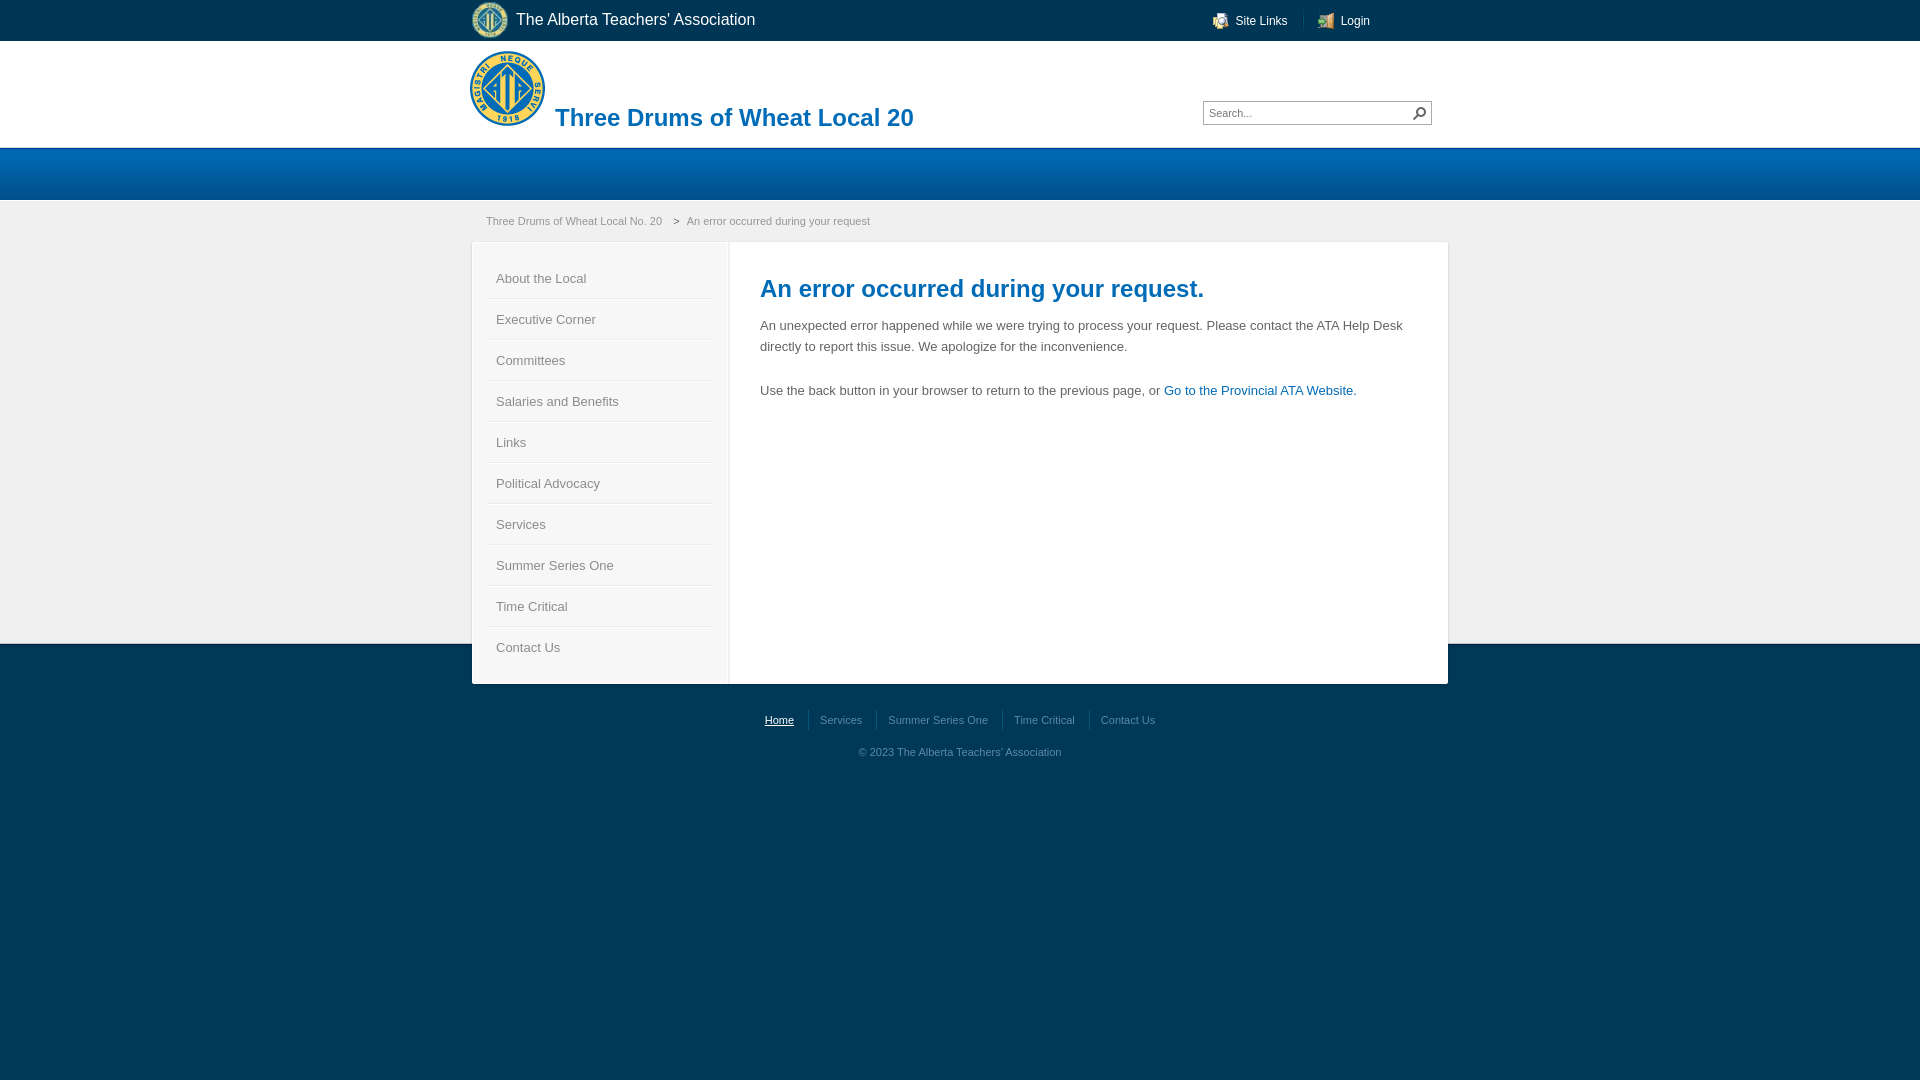  Describe the element at coordinates (1318, 20) in the screenshot. I see `'Login'` at that location.